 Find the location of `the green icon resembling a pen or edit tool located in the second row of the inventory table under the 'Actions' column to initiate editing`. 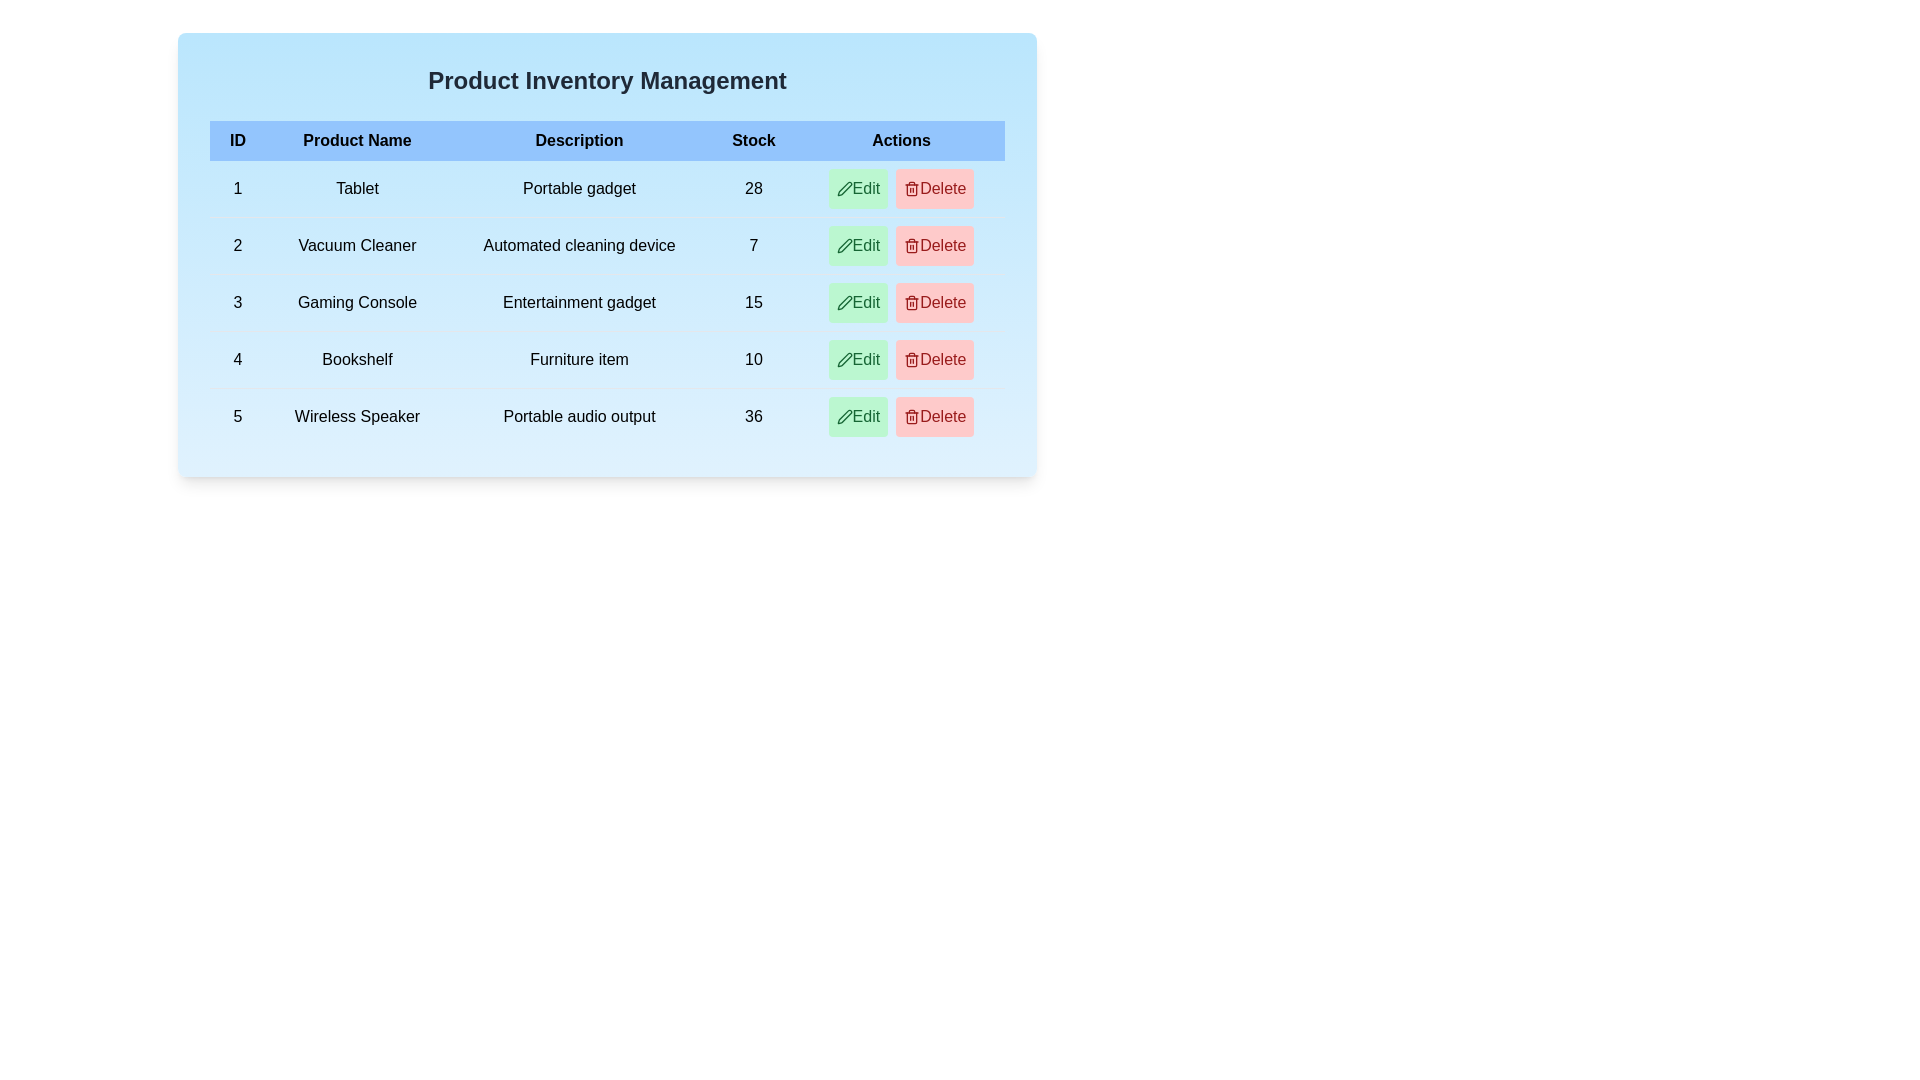

the green icon resembling a pen or edit tool located in the second row of the inventory table under the 'Actions' column to initiate editing is located at coordinates (844, 245).